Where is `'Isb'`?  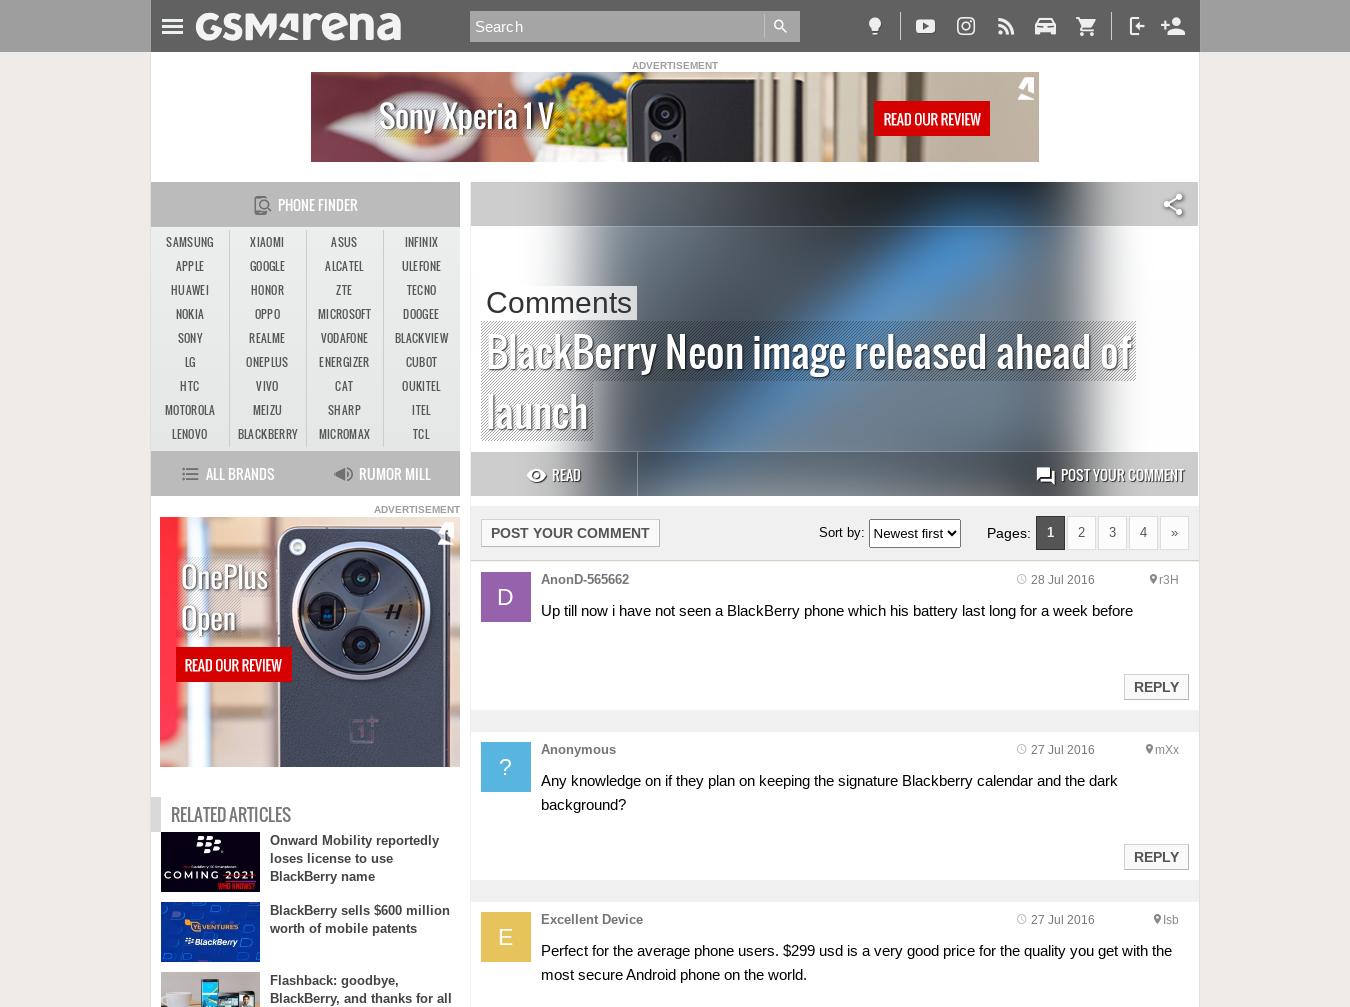 'Isb' is located at coordinates (1169, 918).